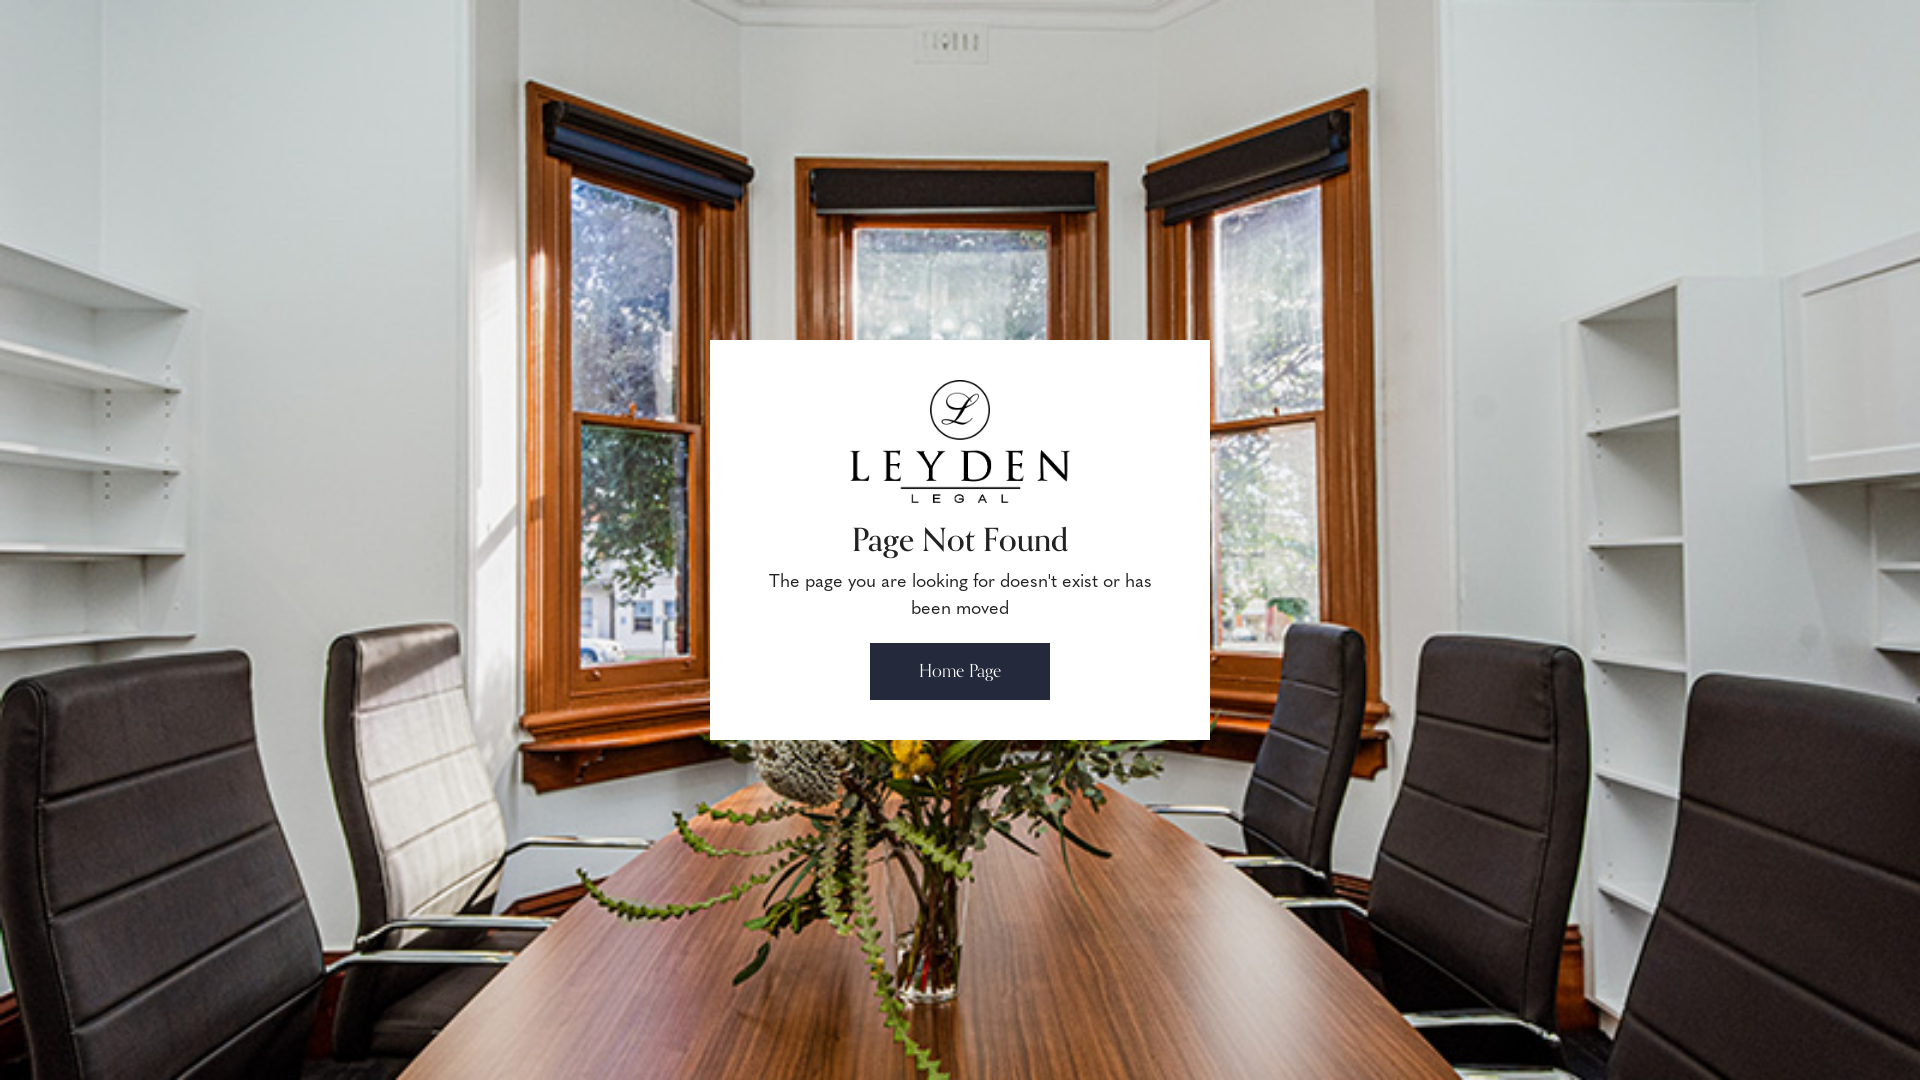  What do you see at coordinates (960, 671) in the screenshot?
I see `'Home Page'` at bounding box center [960, 671].